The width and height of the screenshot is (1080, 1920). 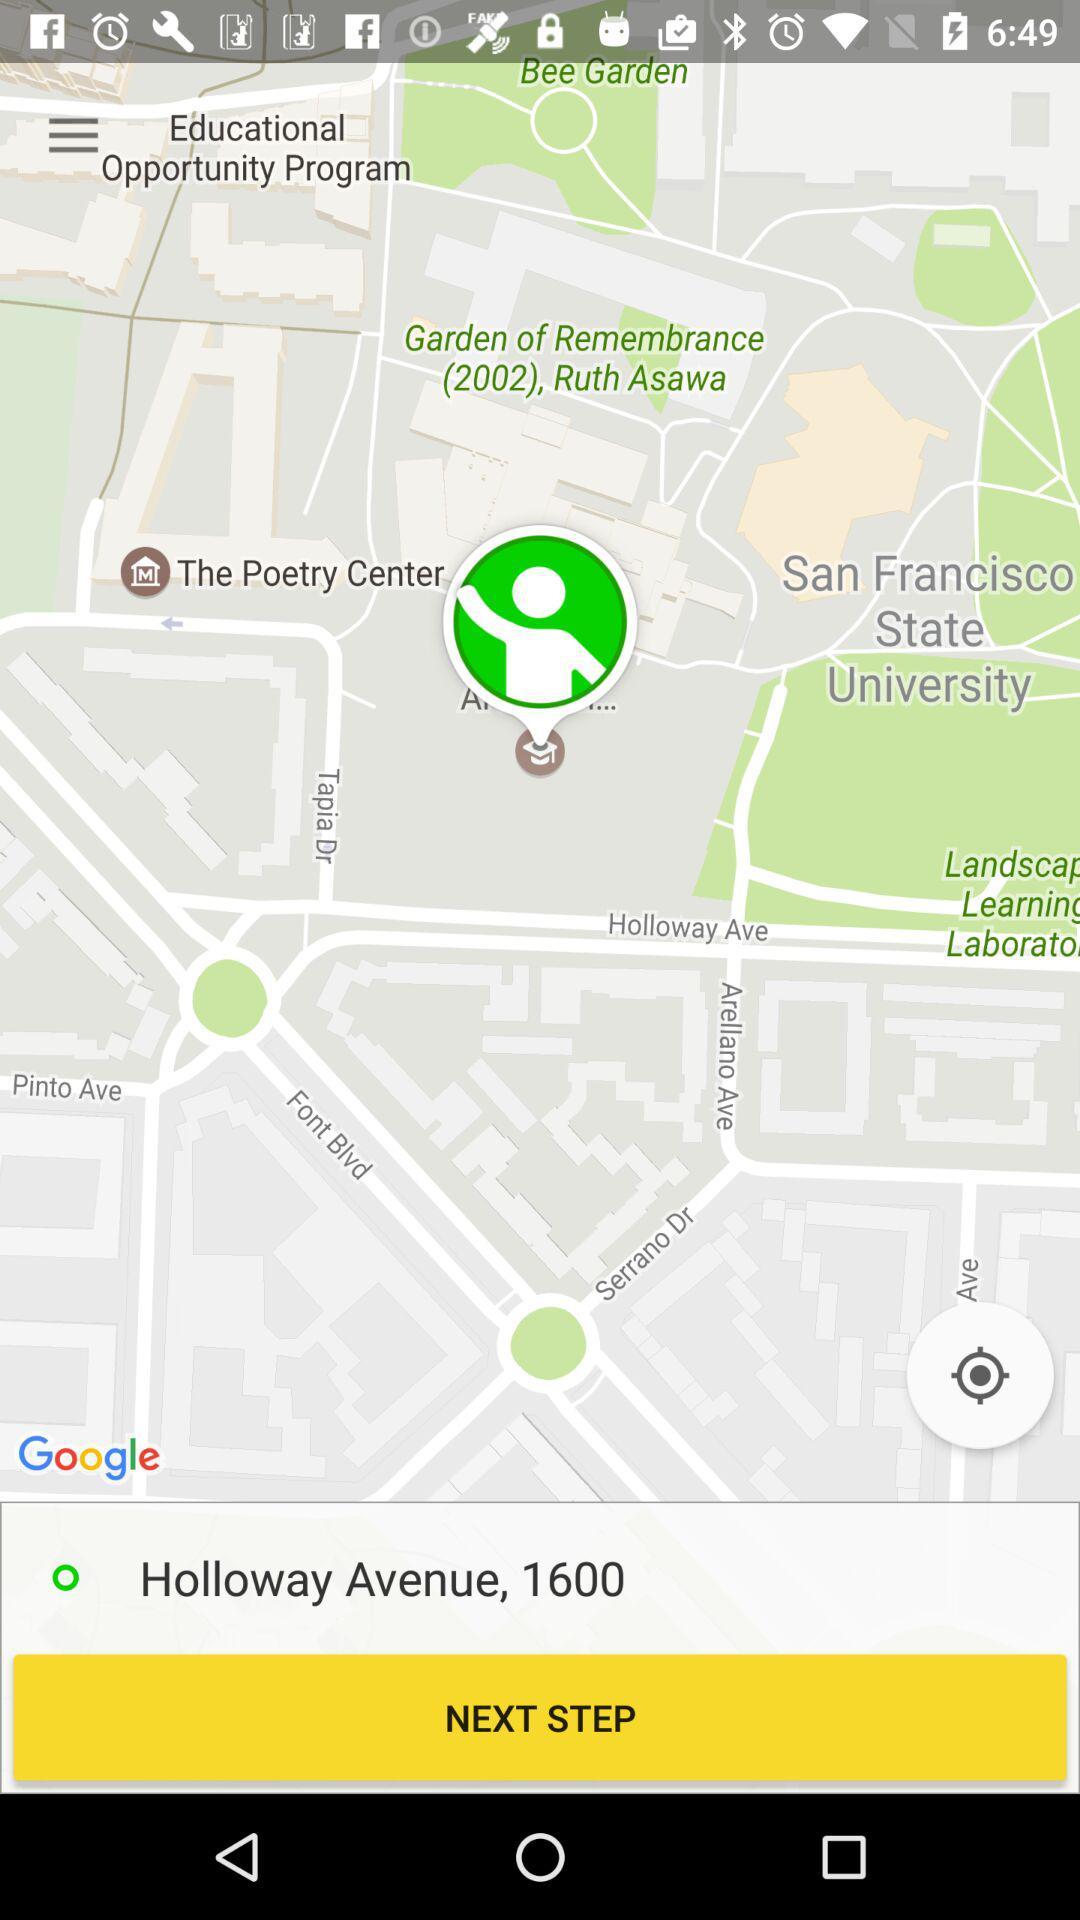 What do you see at coordinates (540, 1716) in the screenshot?
I see `next step icon` at bounding box center [540, 1716].